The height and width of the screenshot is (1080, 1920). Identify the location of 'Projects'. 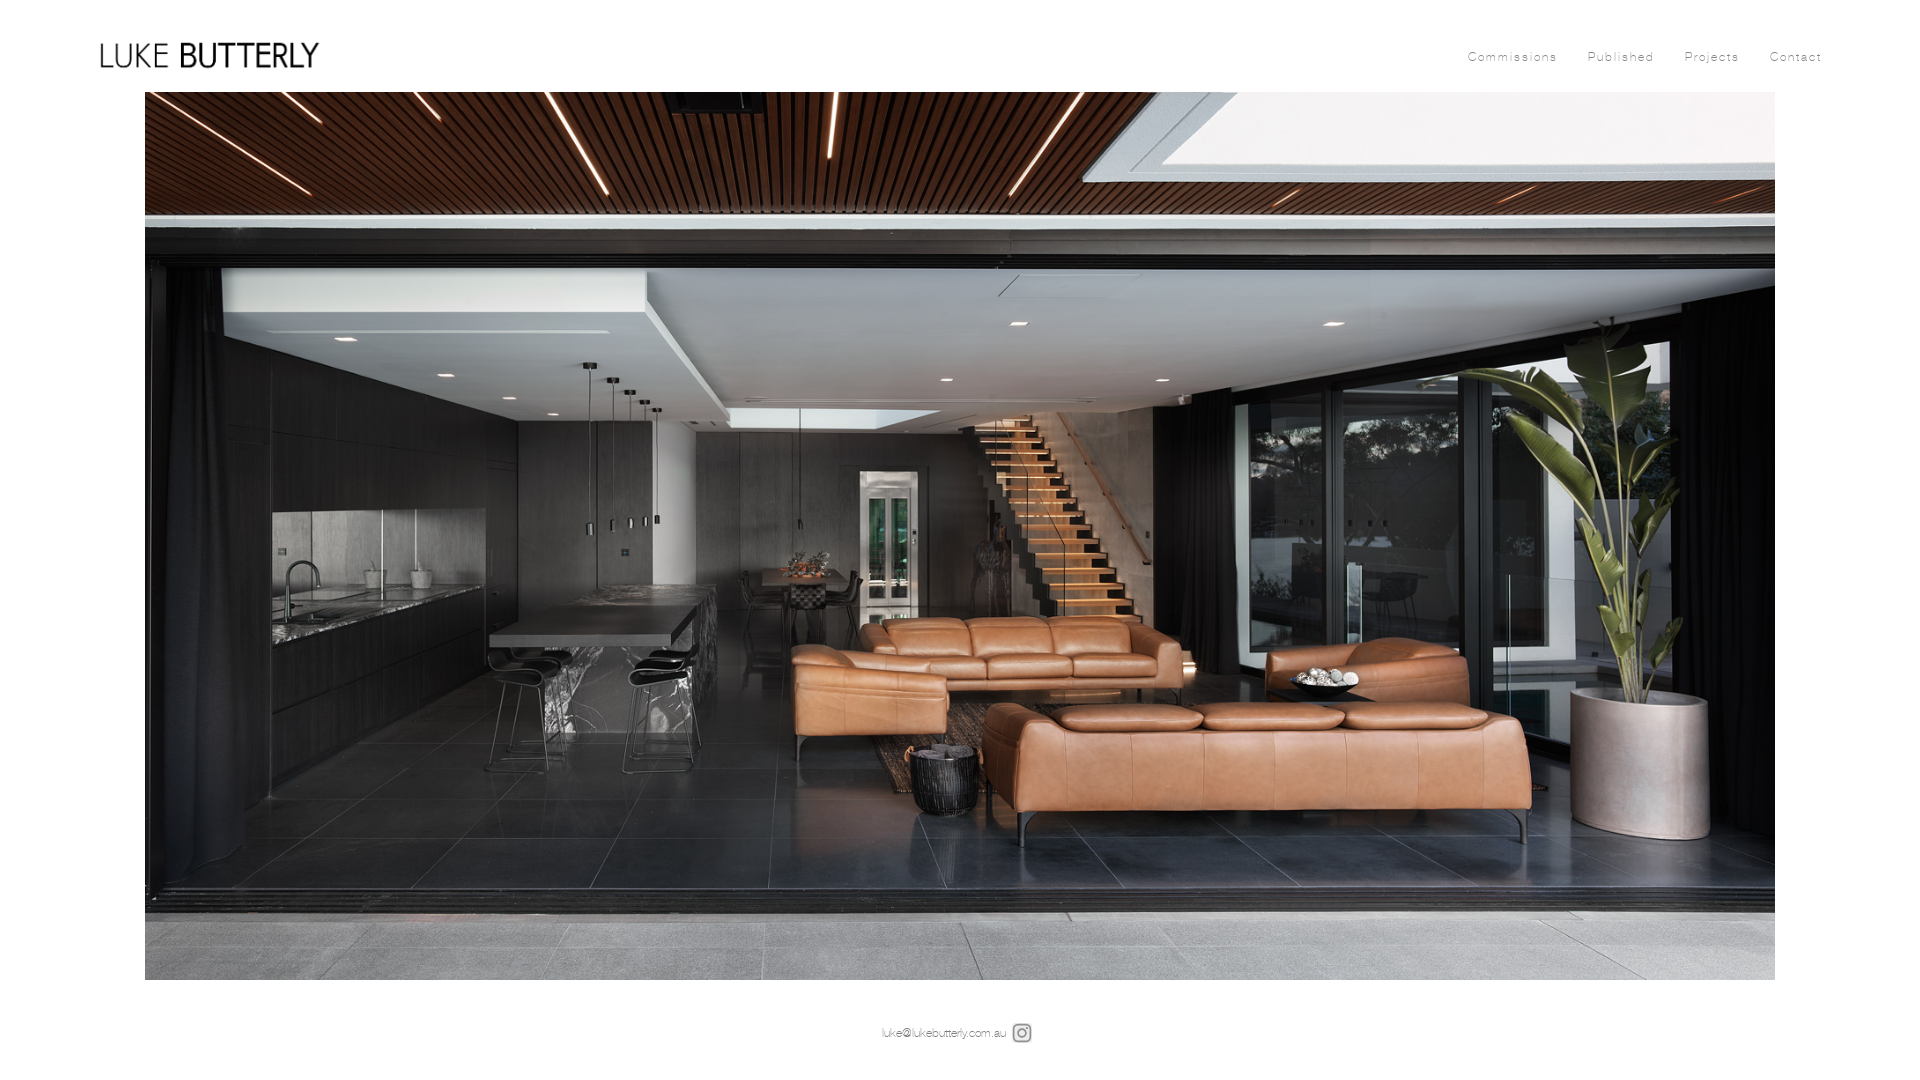
(1711, 56).